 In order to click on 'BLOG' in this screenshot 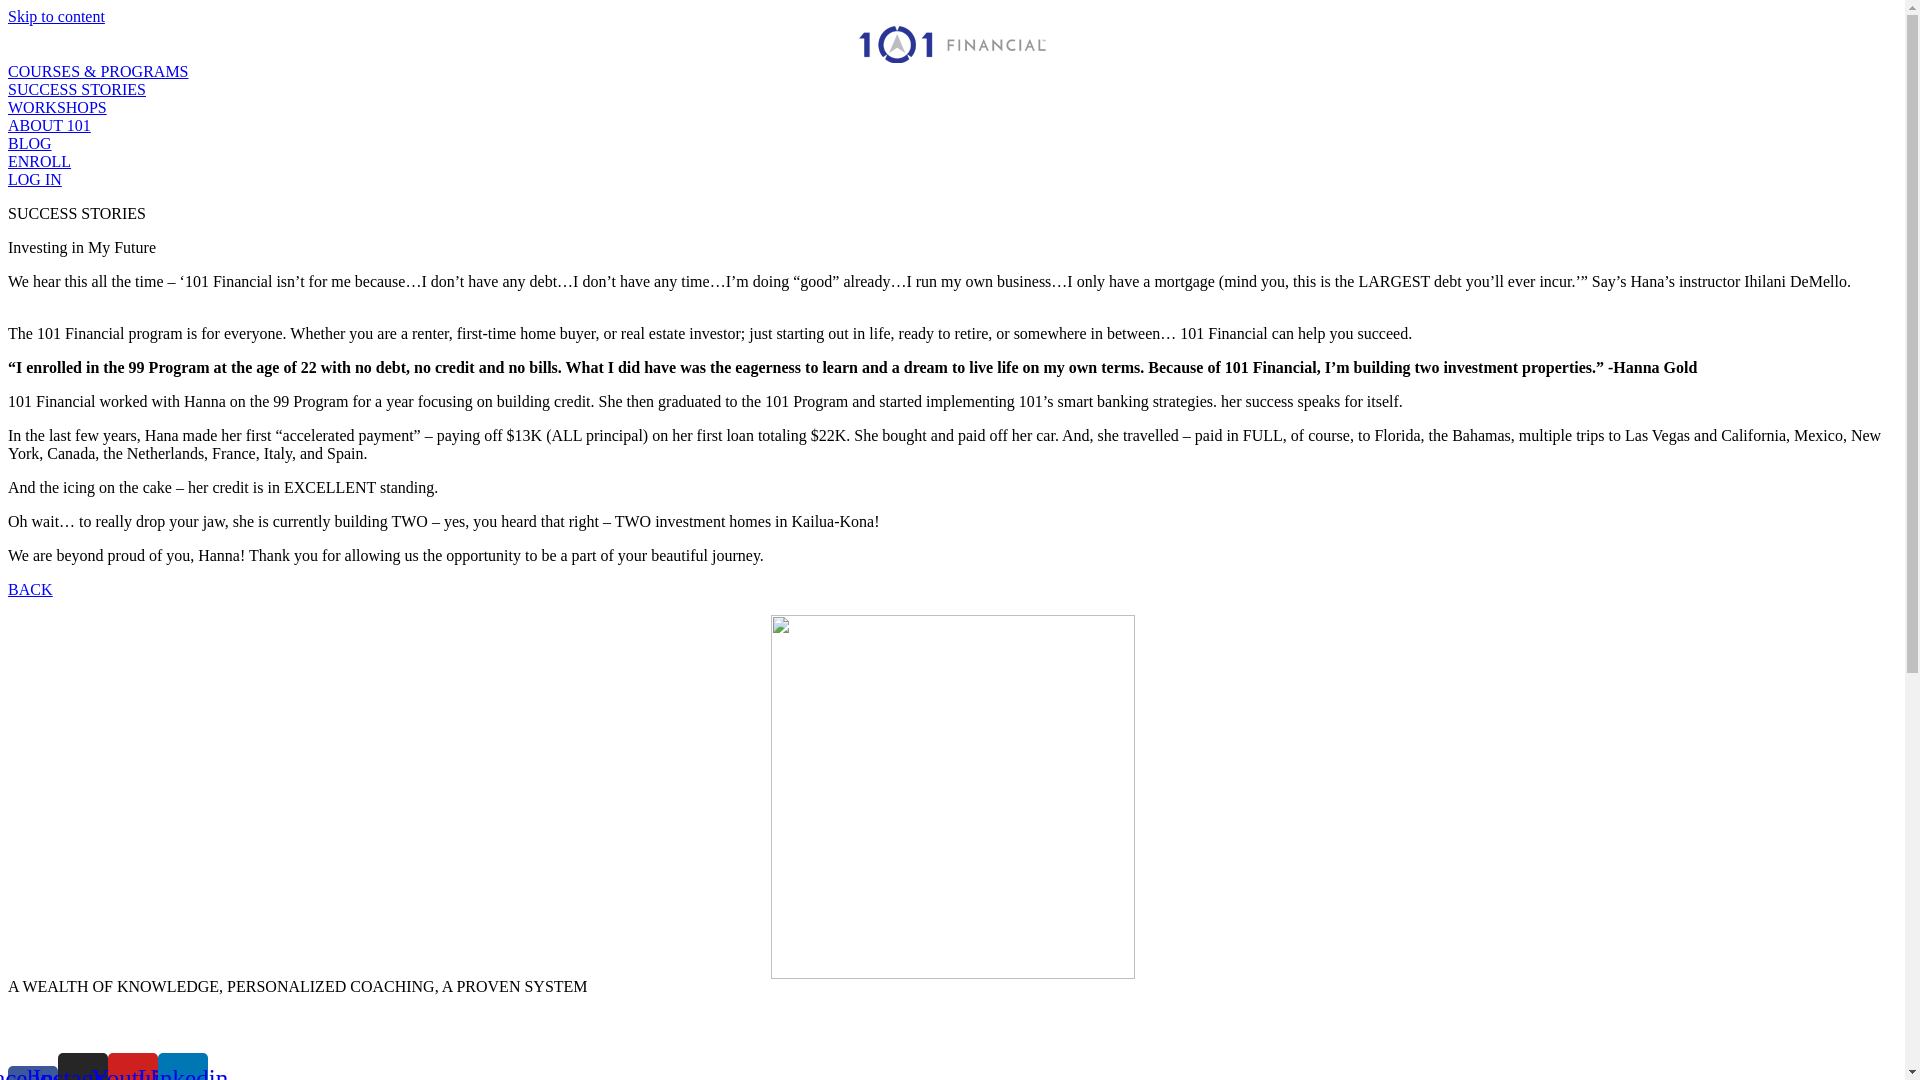, I will do `click(29, 142)`.